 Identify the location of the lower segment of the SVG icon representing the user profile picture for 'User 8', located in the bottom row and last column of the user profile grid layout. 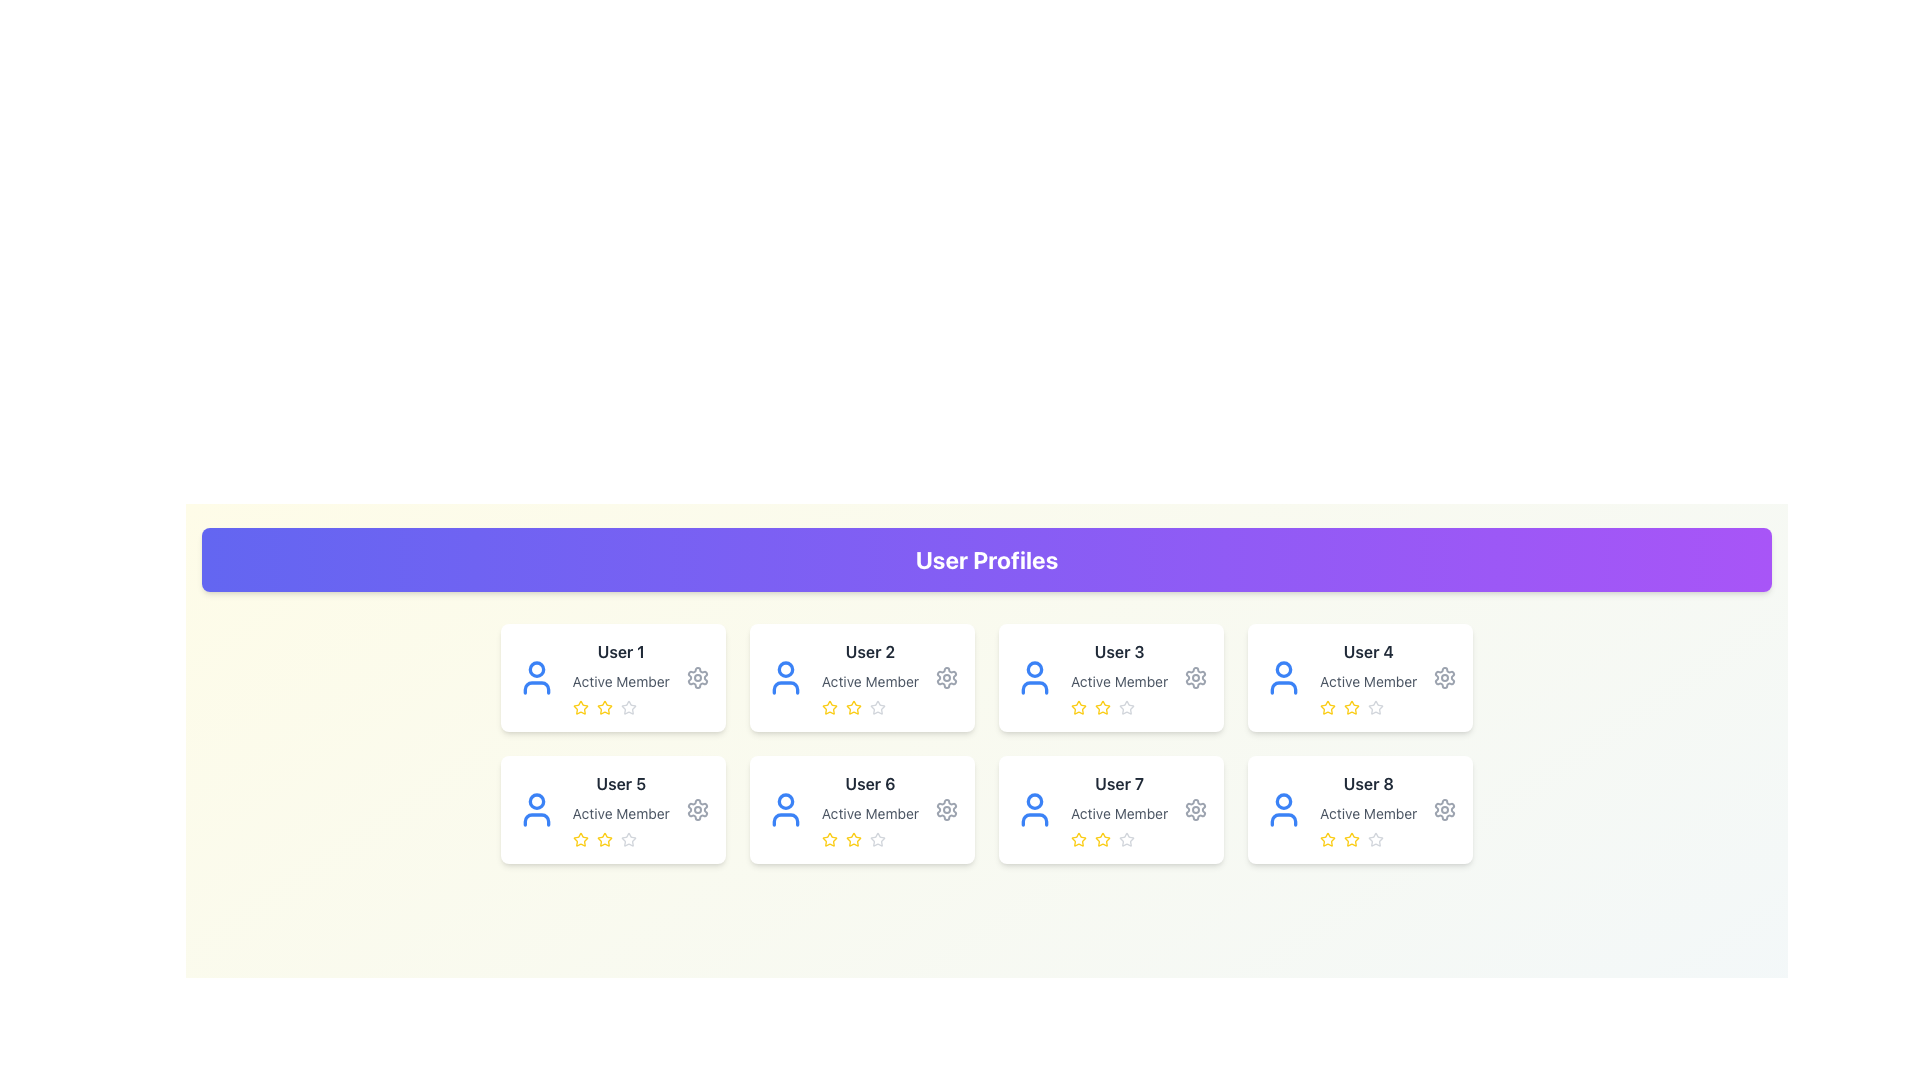
(1284, 820).